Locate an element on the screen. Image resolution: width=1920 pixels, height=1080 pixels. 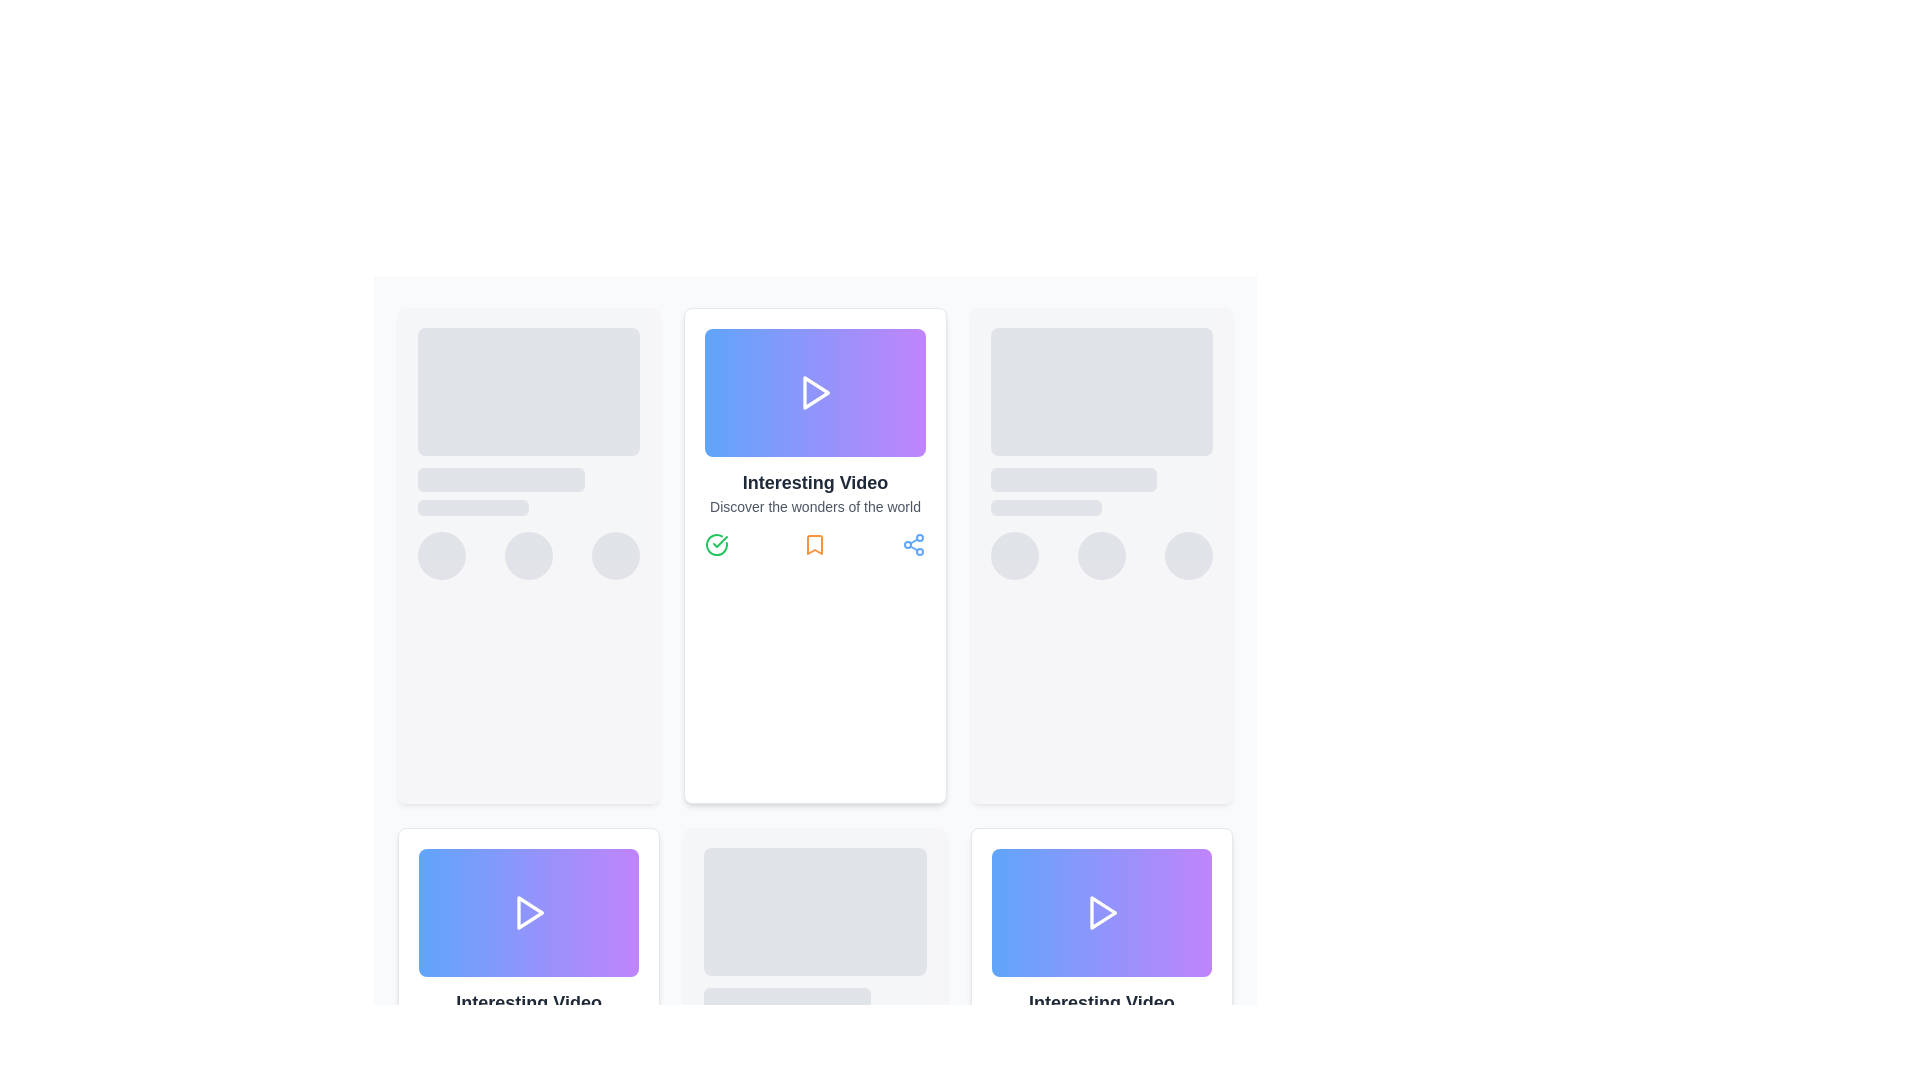
the decorative placeholder component, which is a horizontally elongated rectangular bar with rounded edges and a light gray background, positioned above a thinner gray bar and three circular elements in the middle-left card of the layout is located at coordinates (501, 479).